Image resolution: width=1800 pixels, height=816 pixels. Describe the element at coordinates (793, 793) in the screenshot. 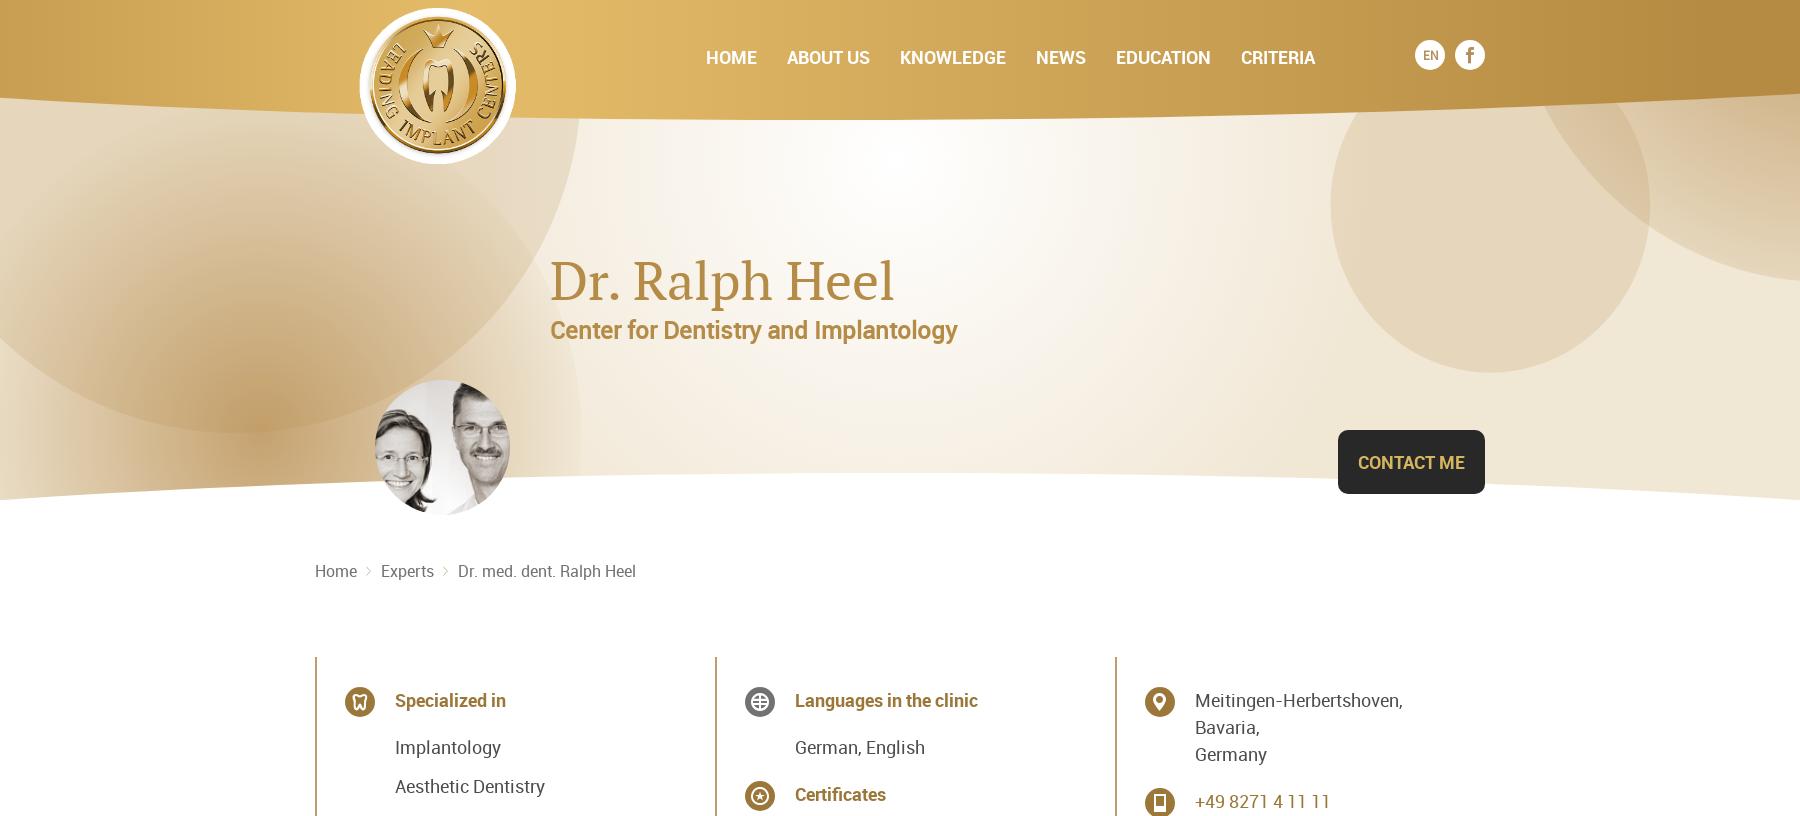

I see `'Certificates'` at that location.